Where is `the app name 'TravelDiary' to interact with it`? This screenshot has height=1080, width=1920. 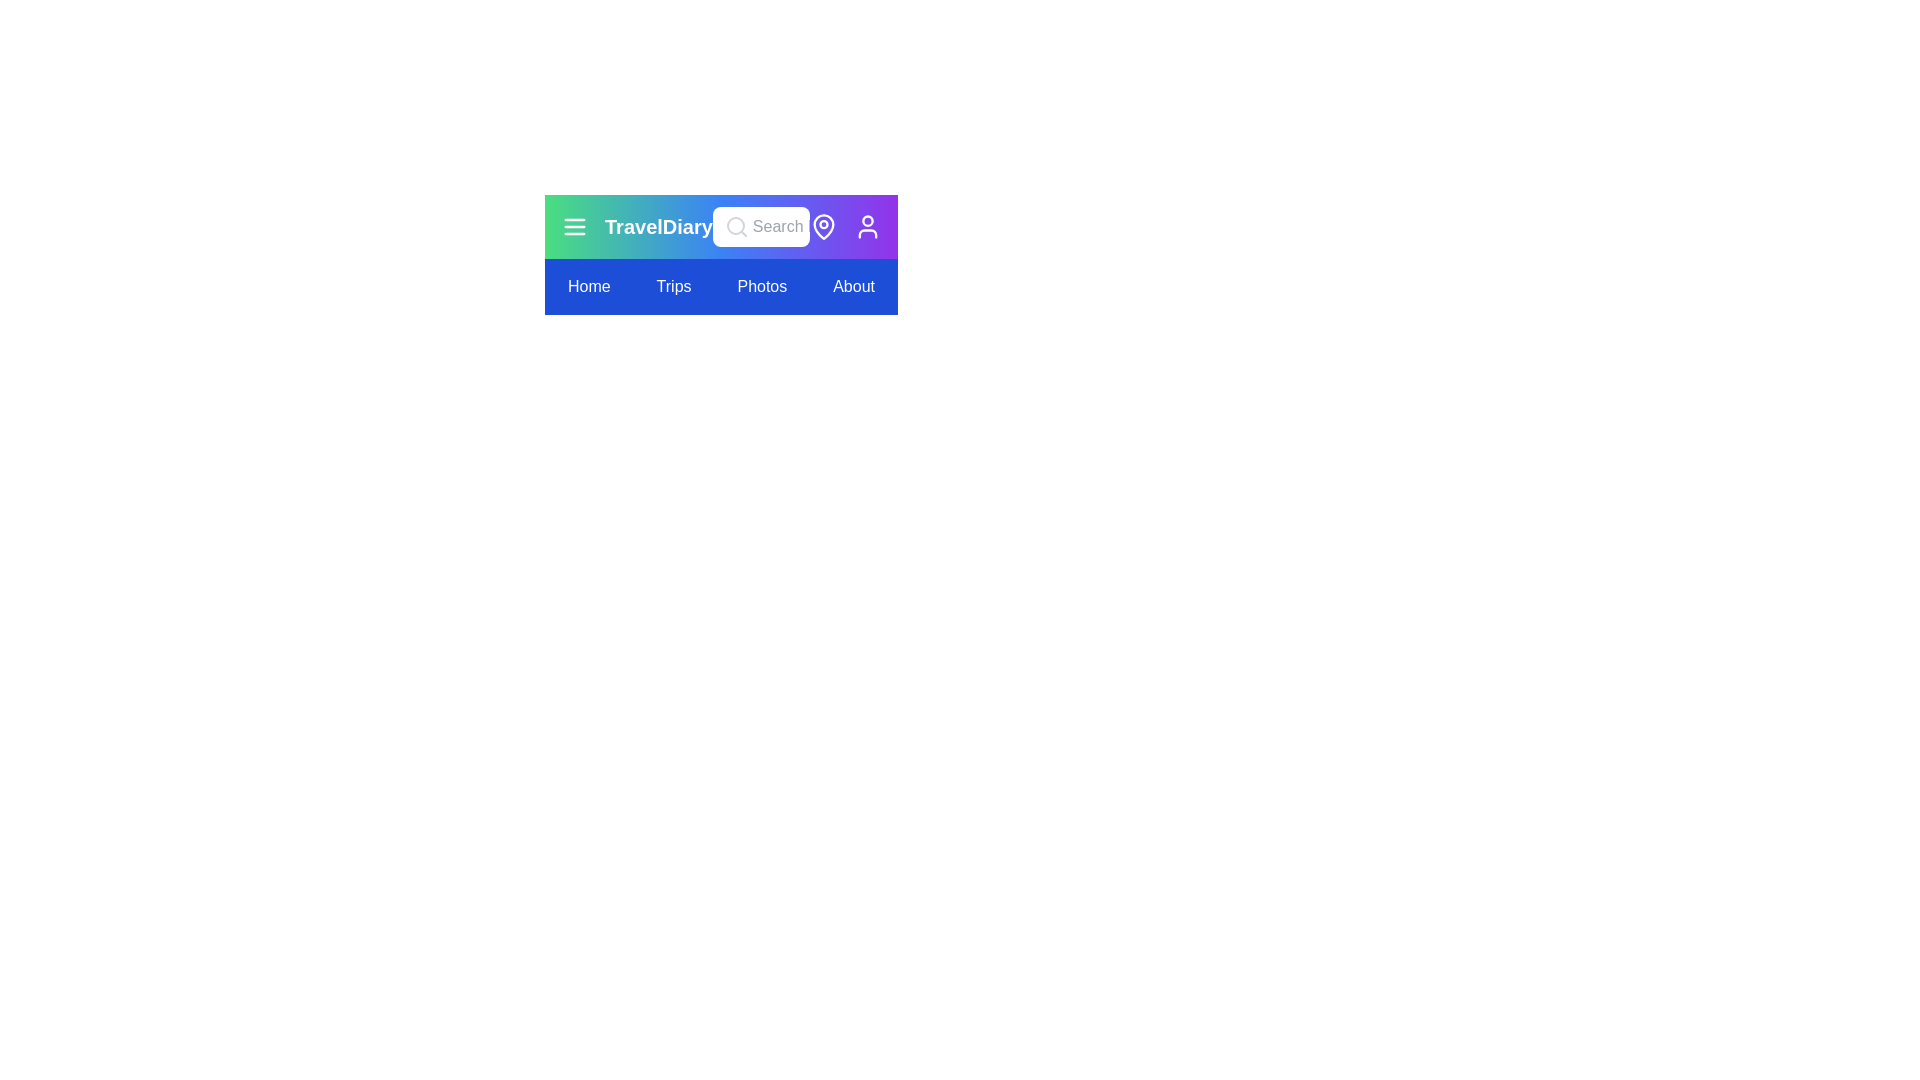
the app name 'TravelDiary' to interact with it is located at coordinates (658, 226).